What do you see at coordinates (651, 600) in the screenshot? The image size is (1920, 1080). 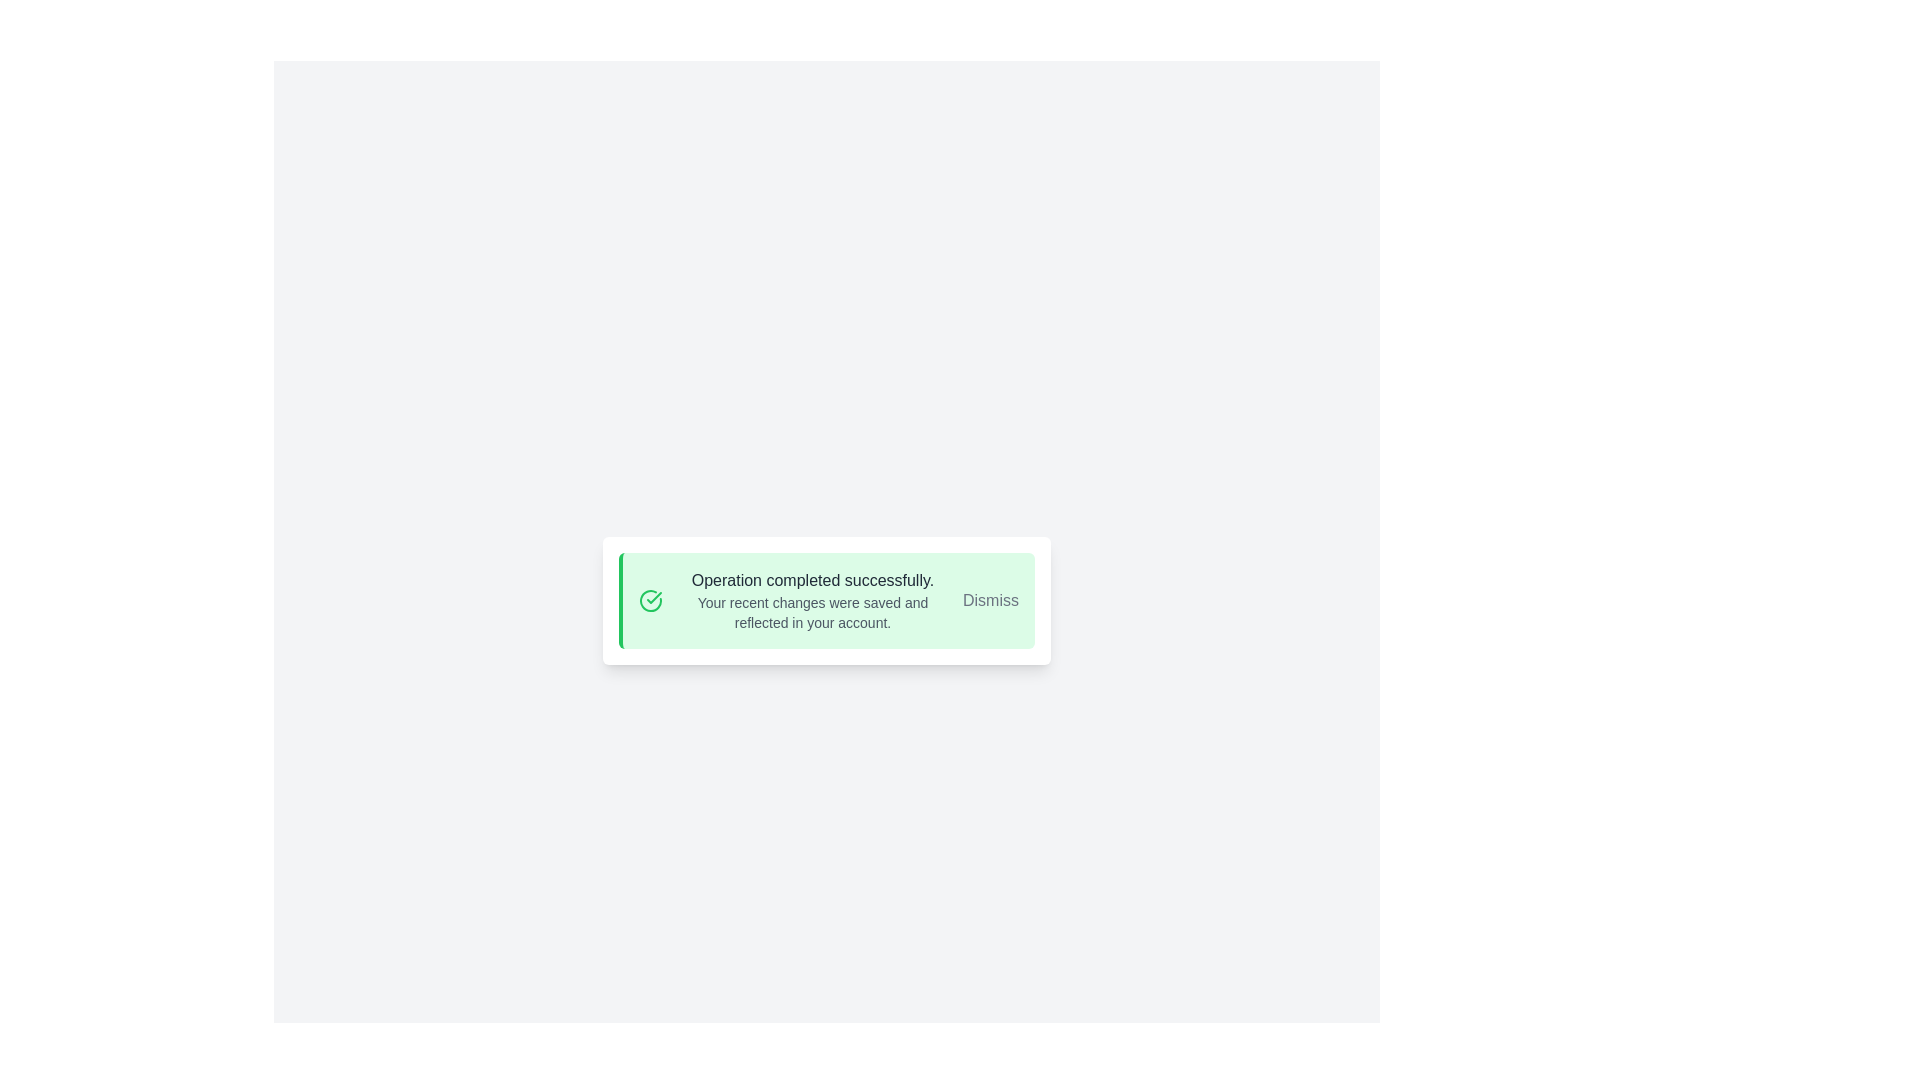 I see `the green circular icon with a checkmark inside, located at the leftmost part of the notification box` at bounding box center [651, 600].